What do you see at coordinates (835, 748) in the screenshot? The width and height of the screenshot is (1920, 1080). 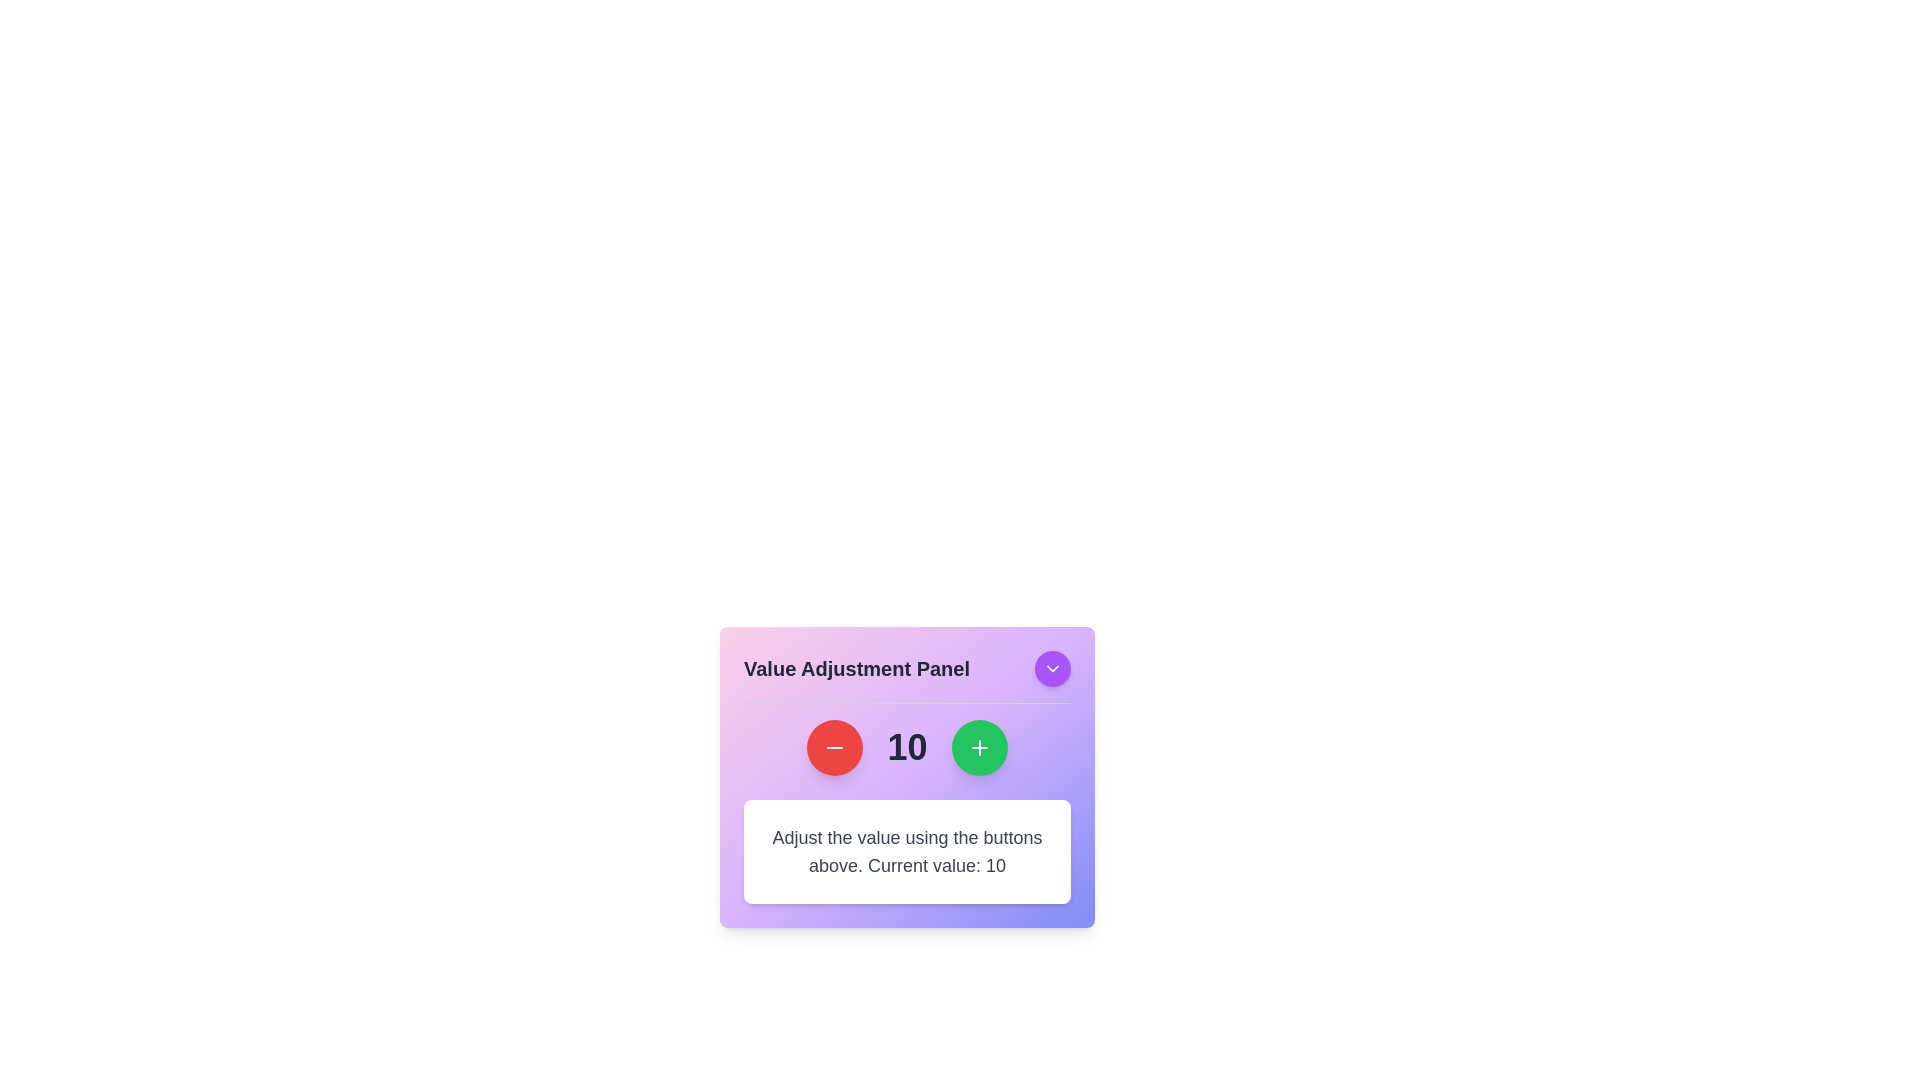 I see `the red circular button with a white horizontal minus symbol to decrease the value in the adjustment interface` at bounding box center [835, 748].